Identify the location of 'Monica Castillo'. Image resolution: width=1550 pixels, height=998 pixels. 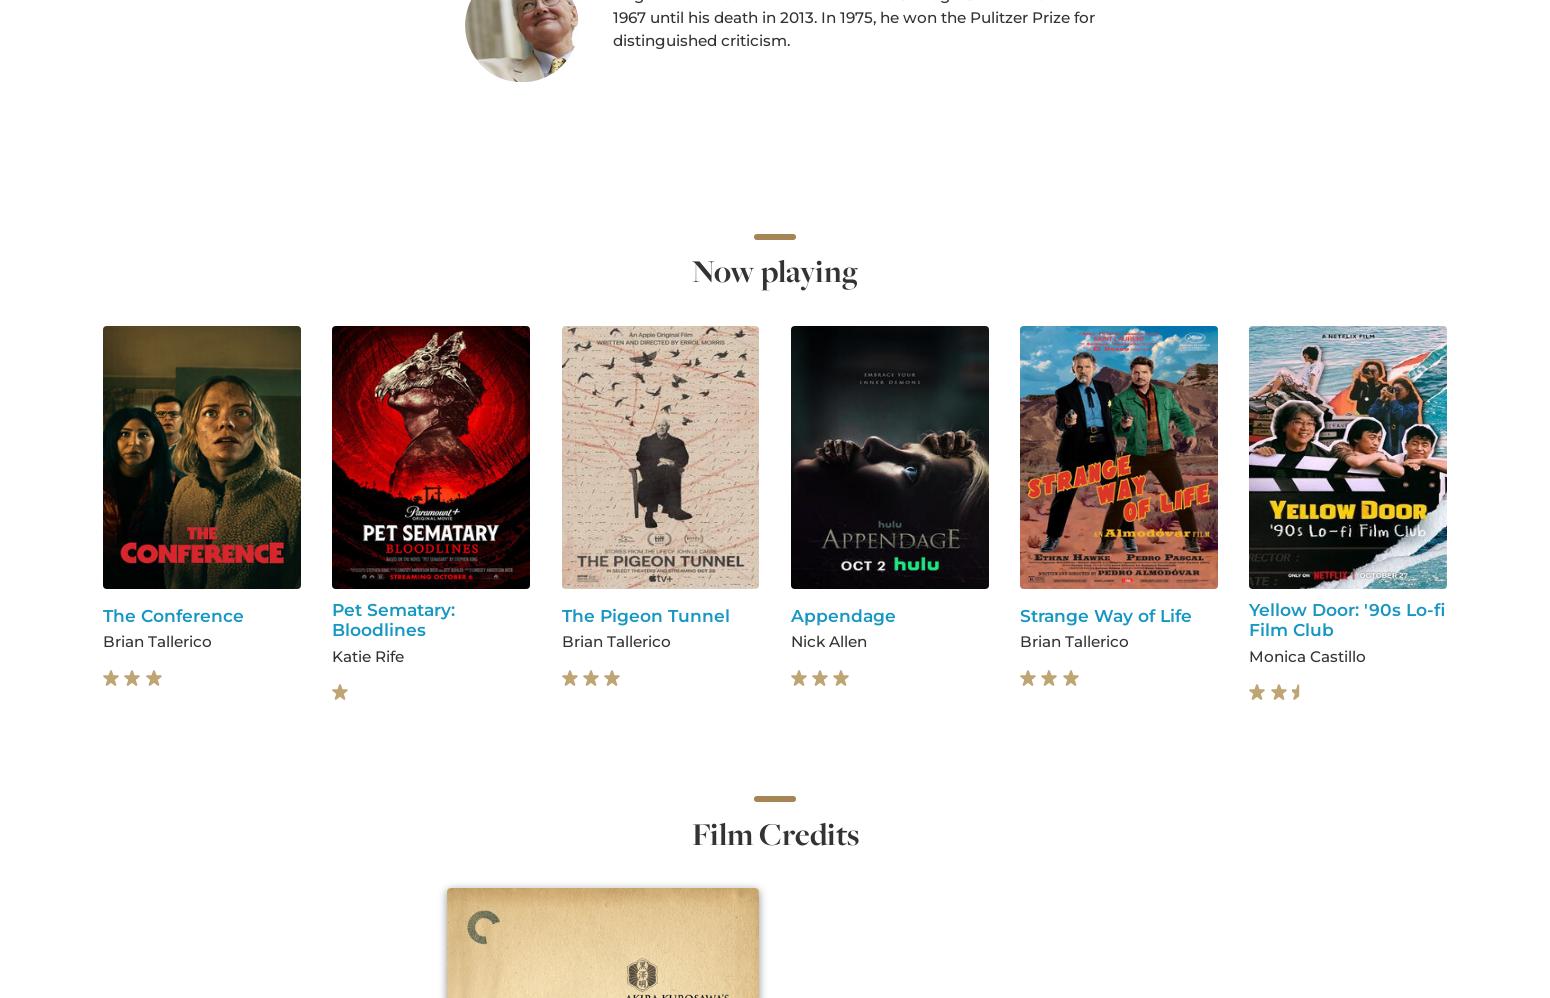
(1306, 654).